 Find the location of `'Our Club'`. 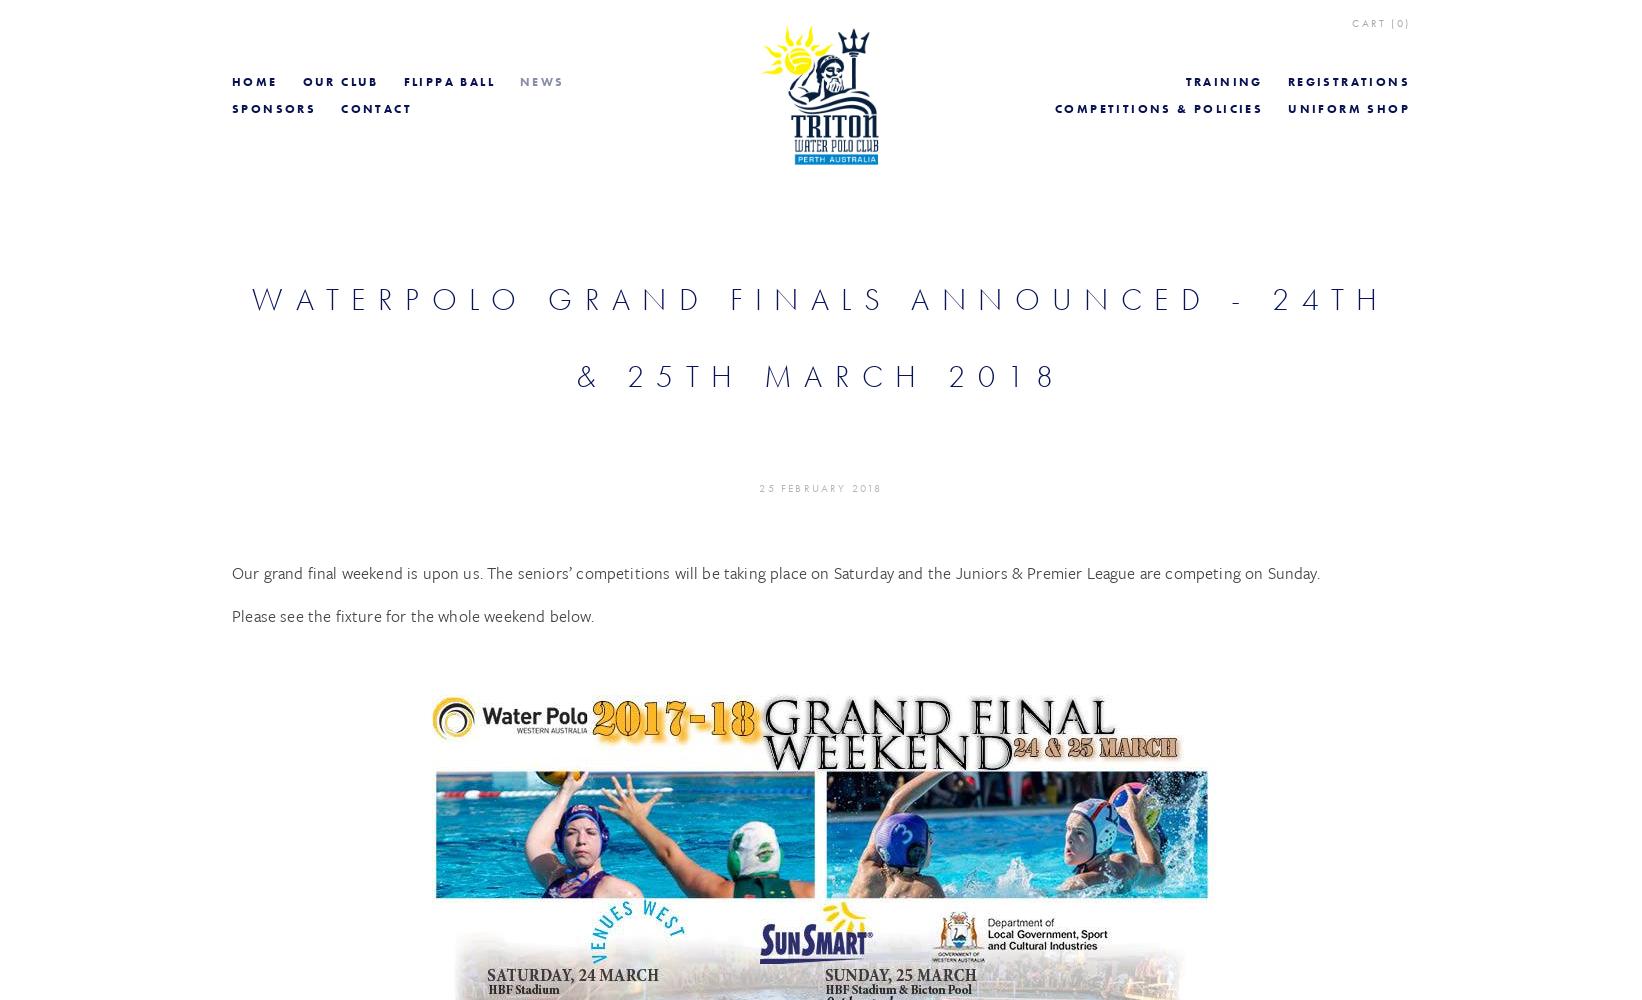

'Our Club' is located at coordinates (340, 81).